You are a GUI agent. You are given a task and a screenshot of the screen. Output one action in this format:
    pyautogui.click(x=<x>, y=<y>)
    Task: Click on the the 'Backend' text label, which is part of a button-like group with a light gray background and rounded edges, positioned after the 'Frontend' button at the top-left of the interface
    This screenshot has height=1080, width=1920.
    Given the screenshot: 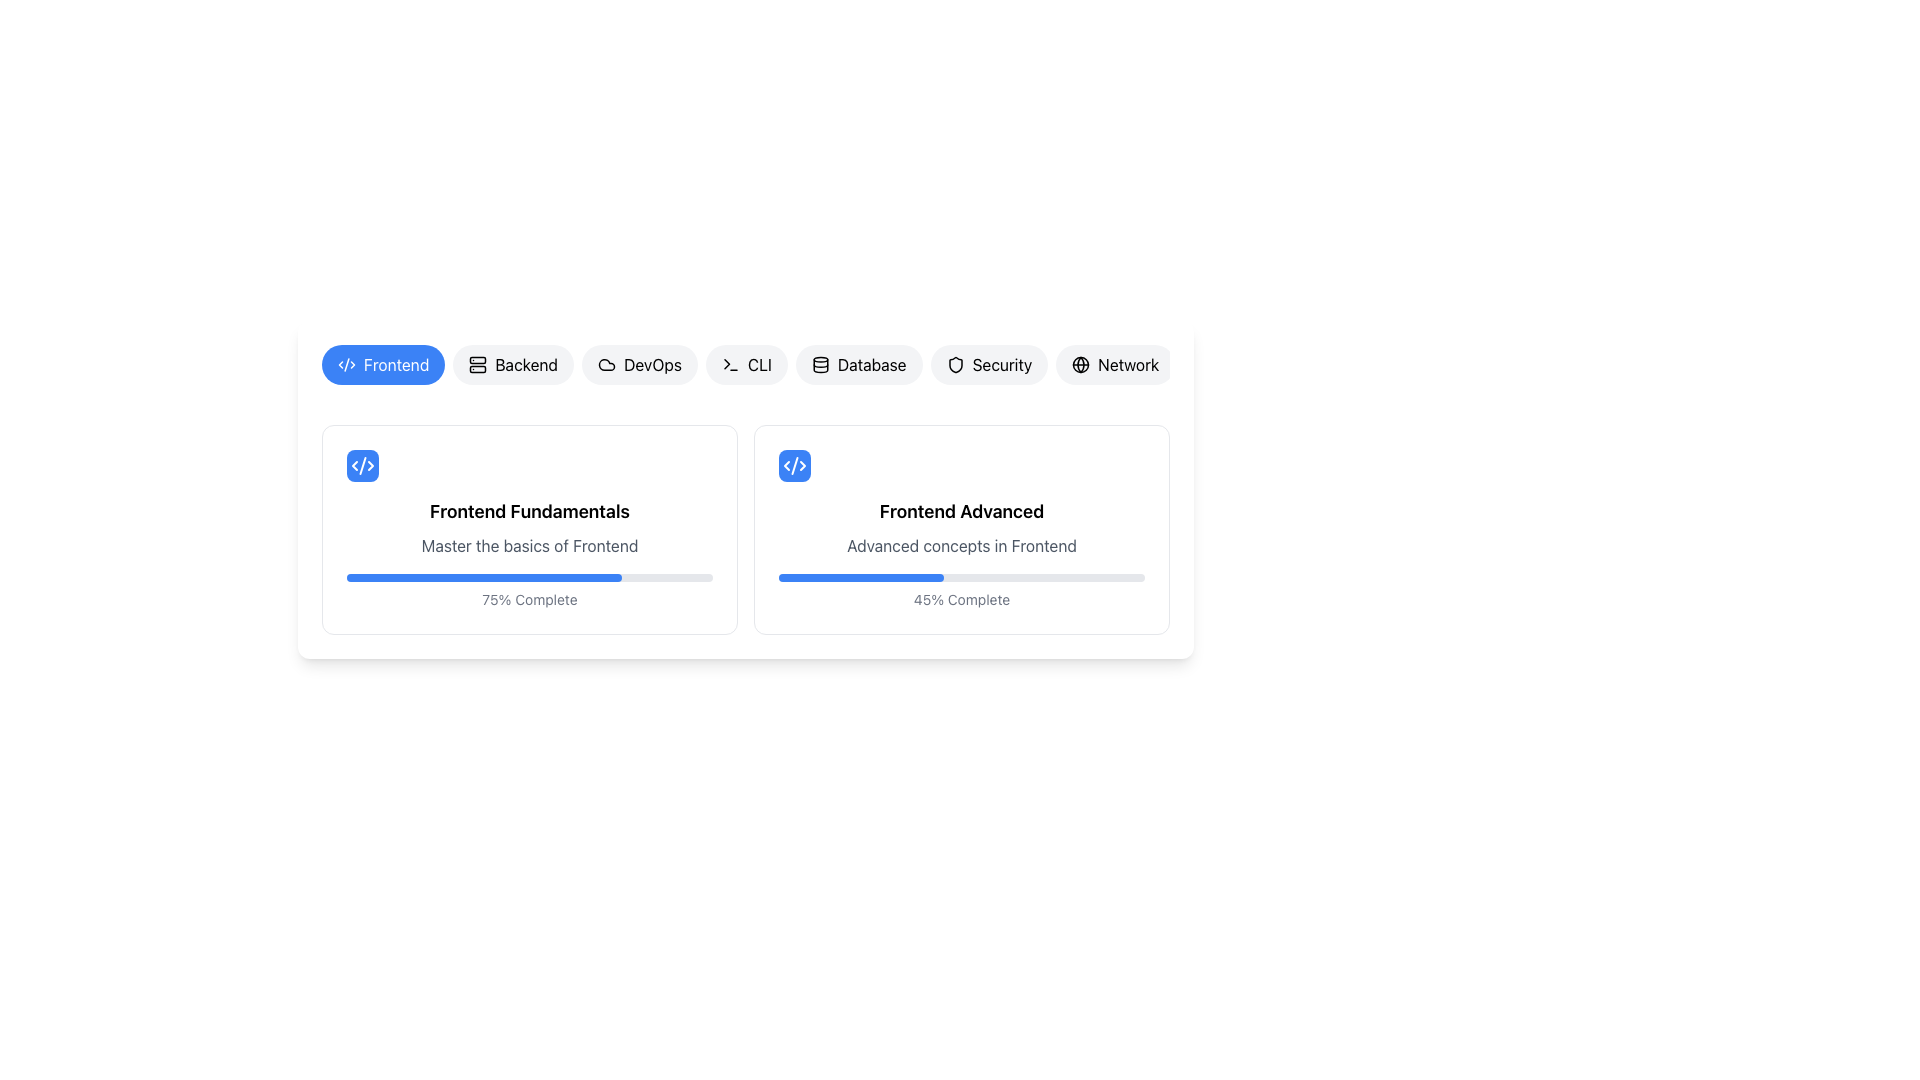 What is the action you would take?
    pyautogui.click(x=526, y=365)
    